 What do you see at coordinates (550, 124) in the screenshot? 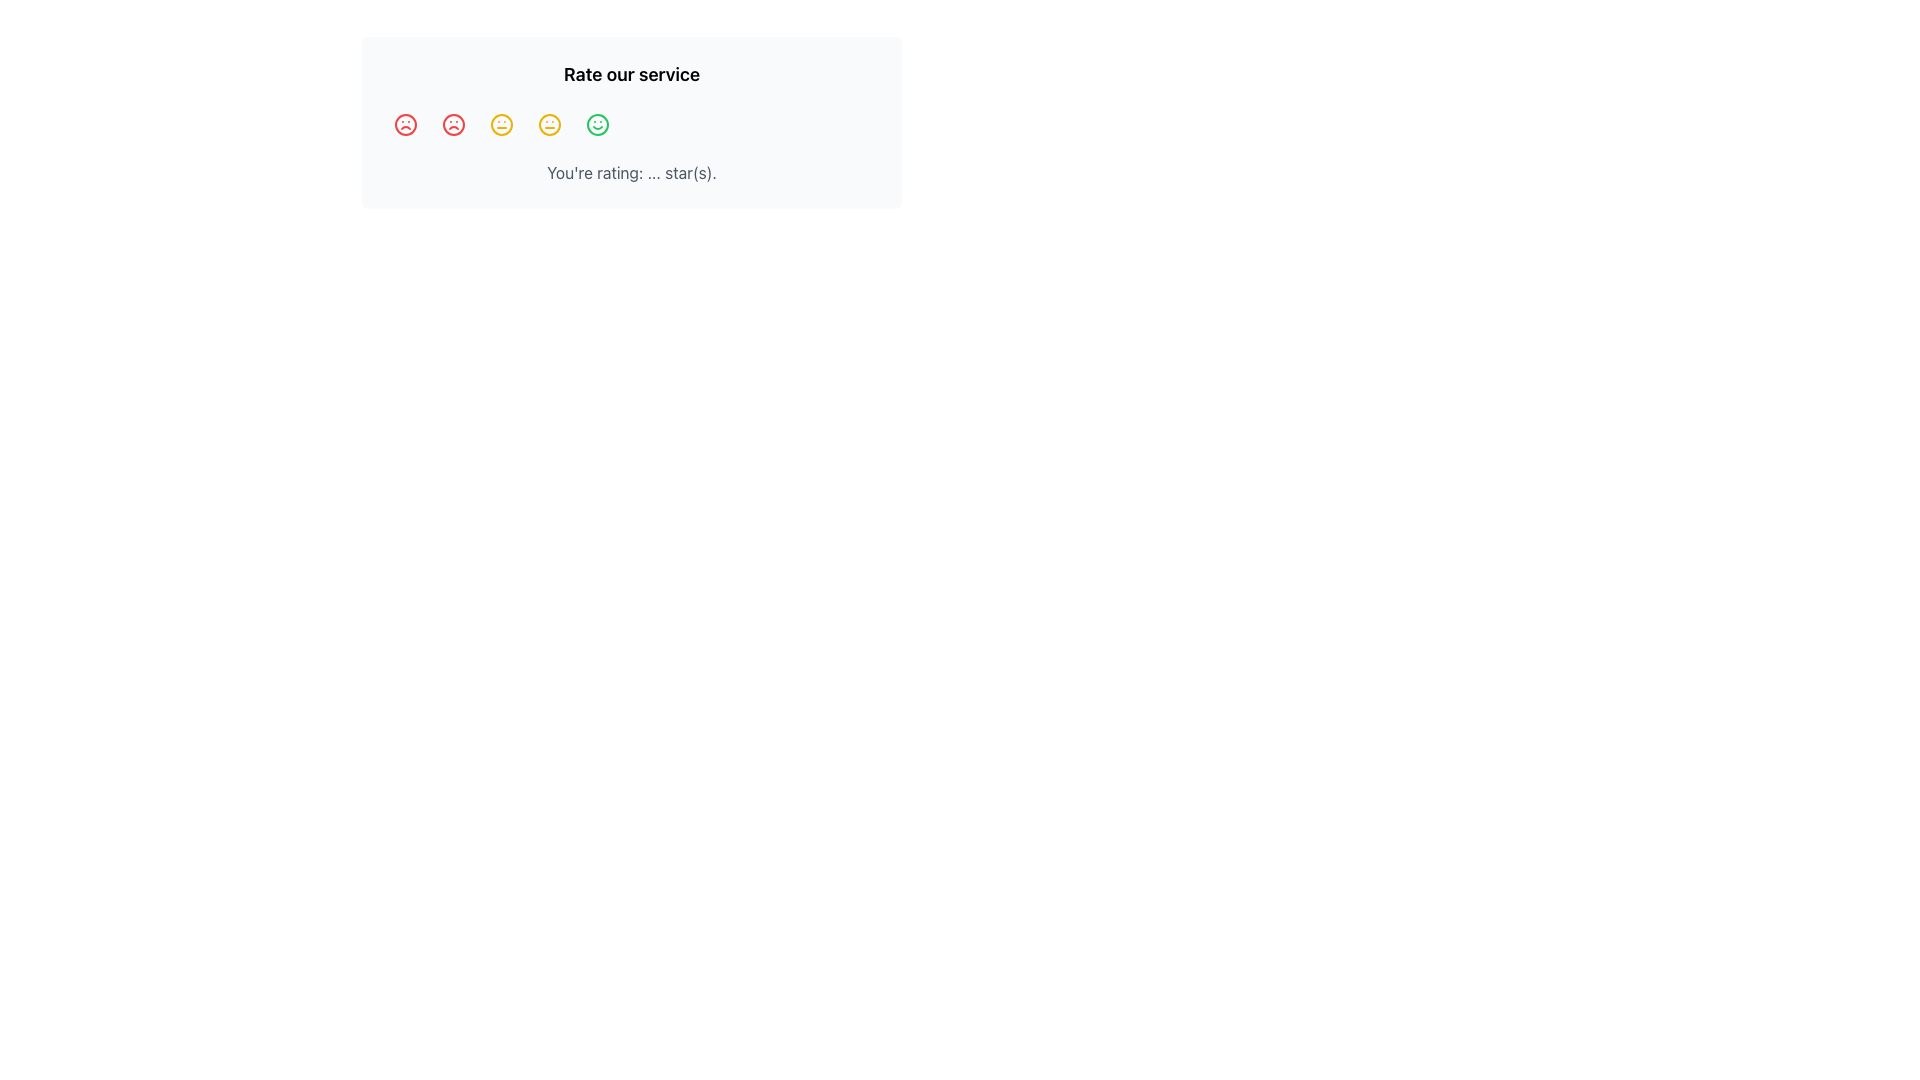
I see `the circular button featuring a meh face icon styled in yellow` at bounding box center [550, 124].